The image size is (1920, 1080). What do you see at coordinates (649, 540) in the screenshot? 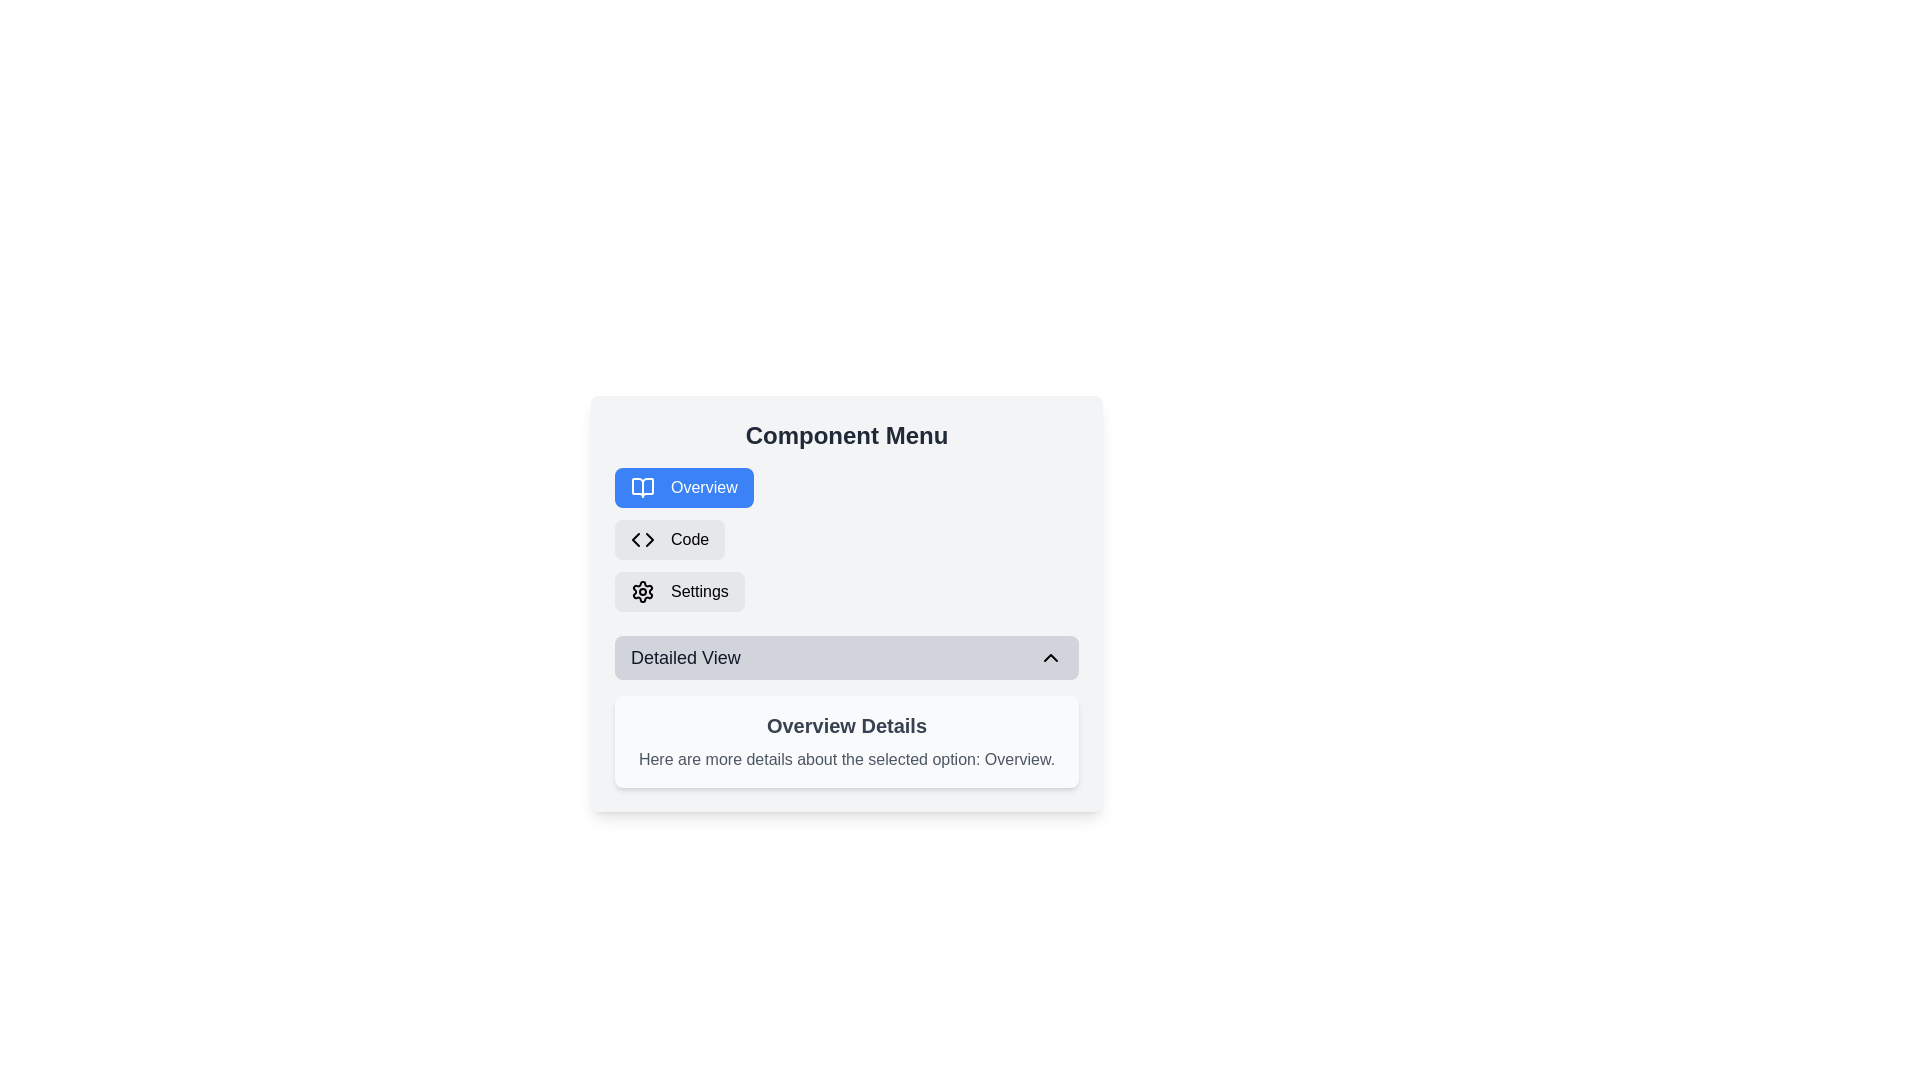
I see `the right-pointing arrow of the bidirectional caret icon set, which is located in the code icon group between the 'Overview' and 'Settings' buttons` at bounding box center [649, 540].